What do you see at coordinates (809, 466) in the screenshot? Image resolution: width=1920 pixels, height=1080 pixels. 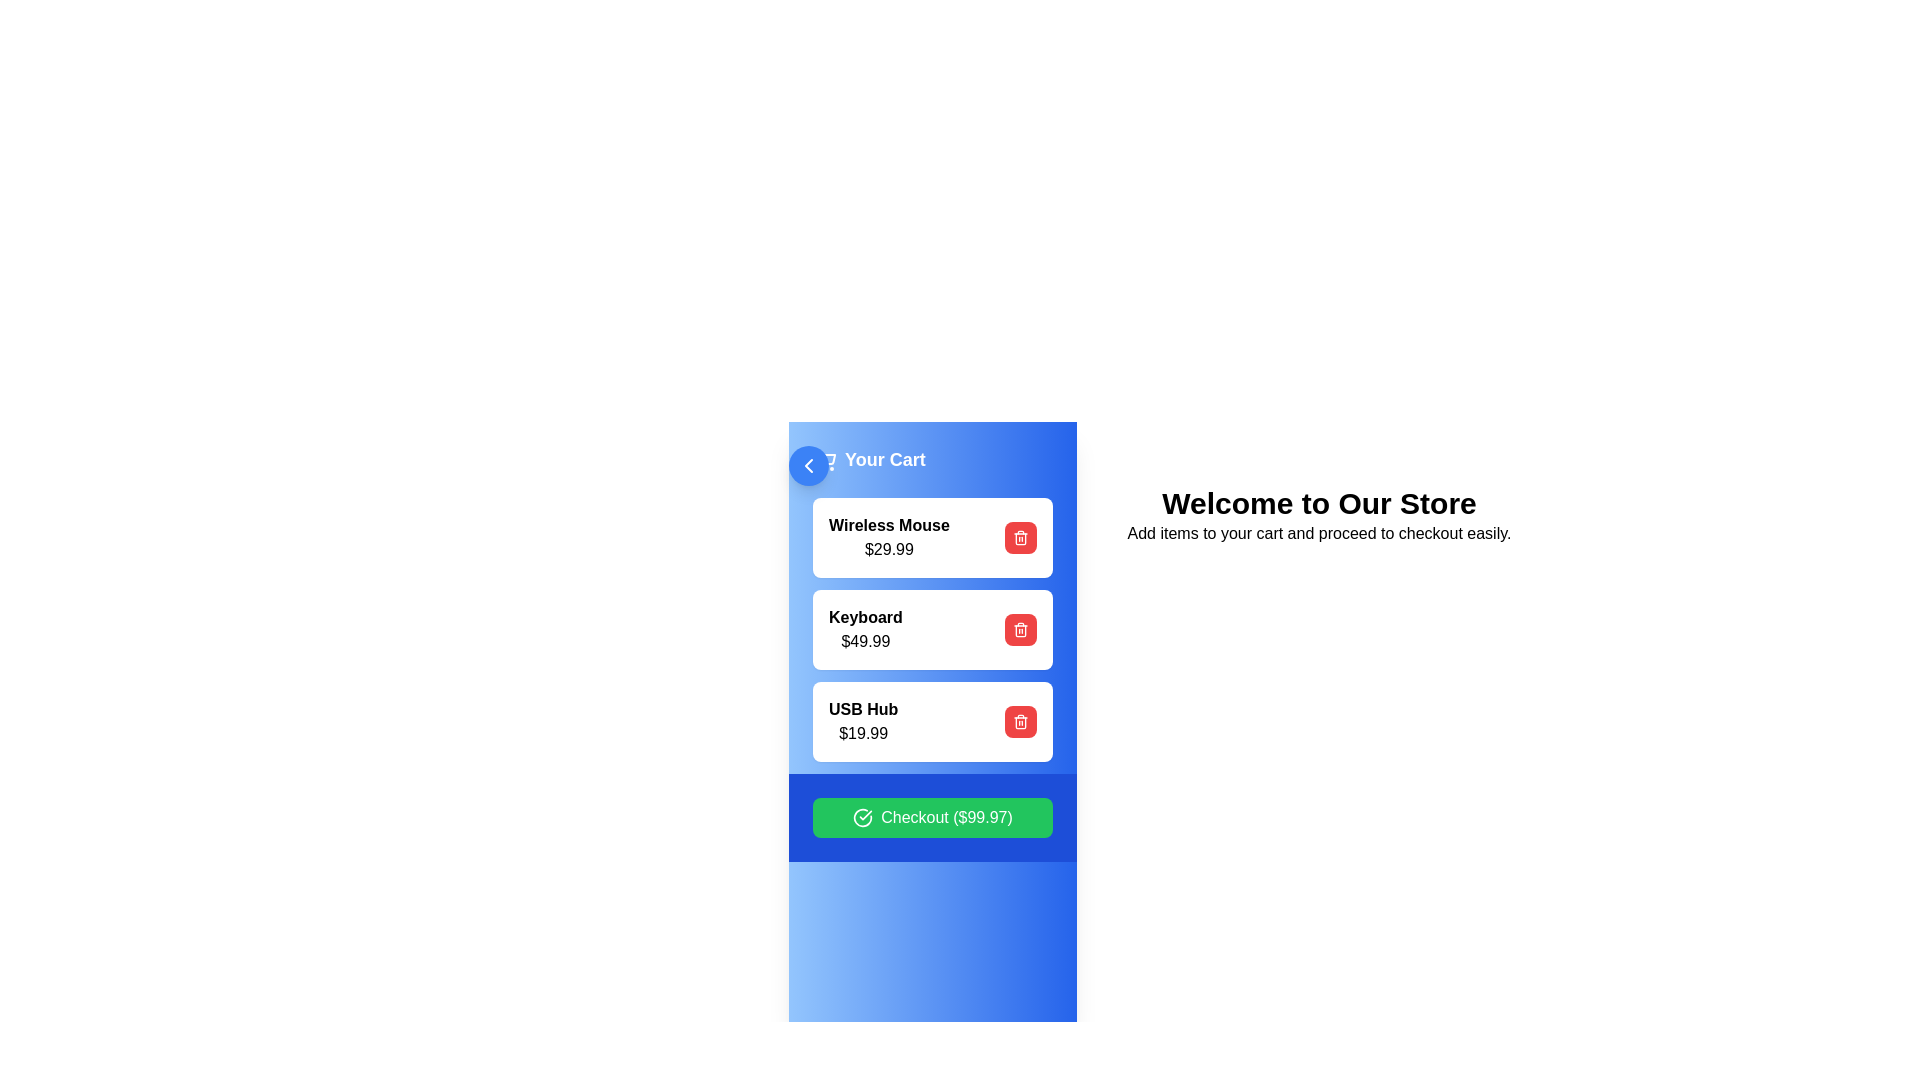 I see `the circular blue button with a chevron-left icon at the top-left corner of the cart section` at bounding box center [809, 466].